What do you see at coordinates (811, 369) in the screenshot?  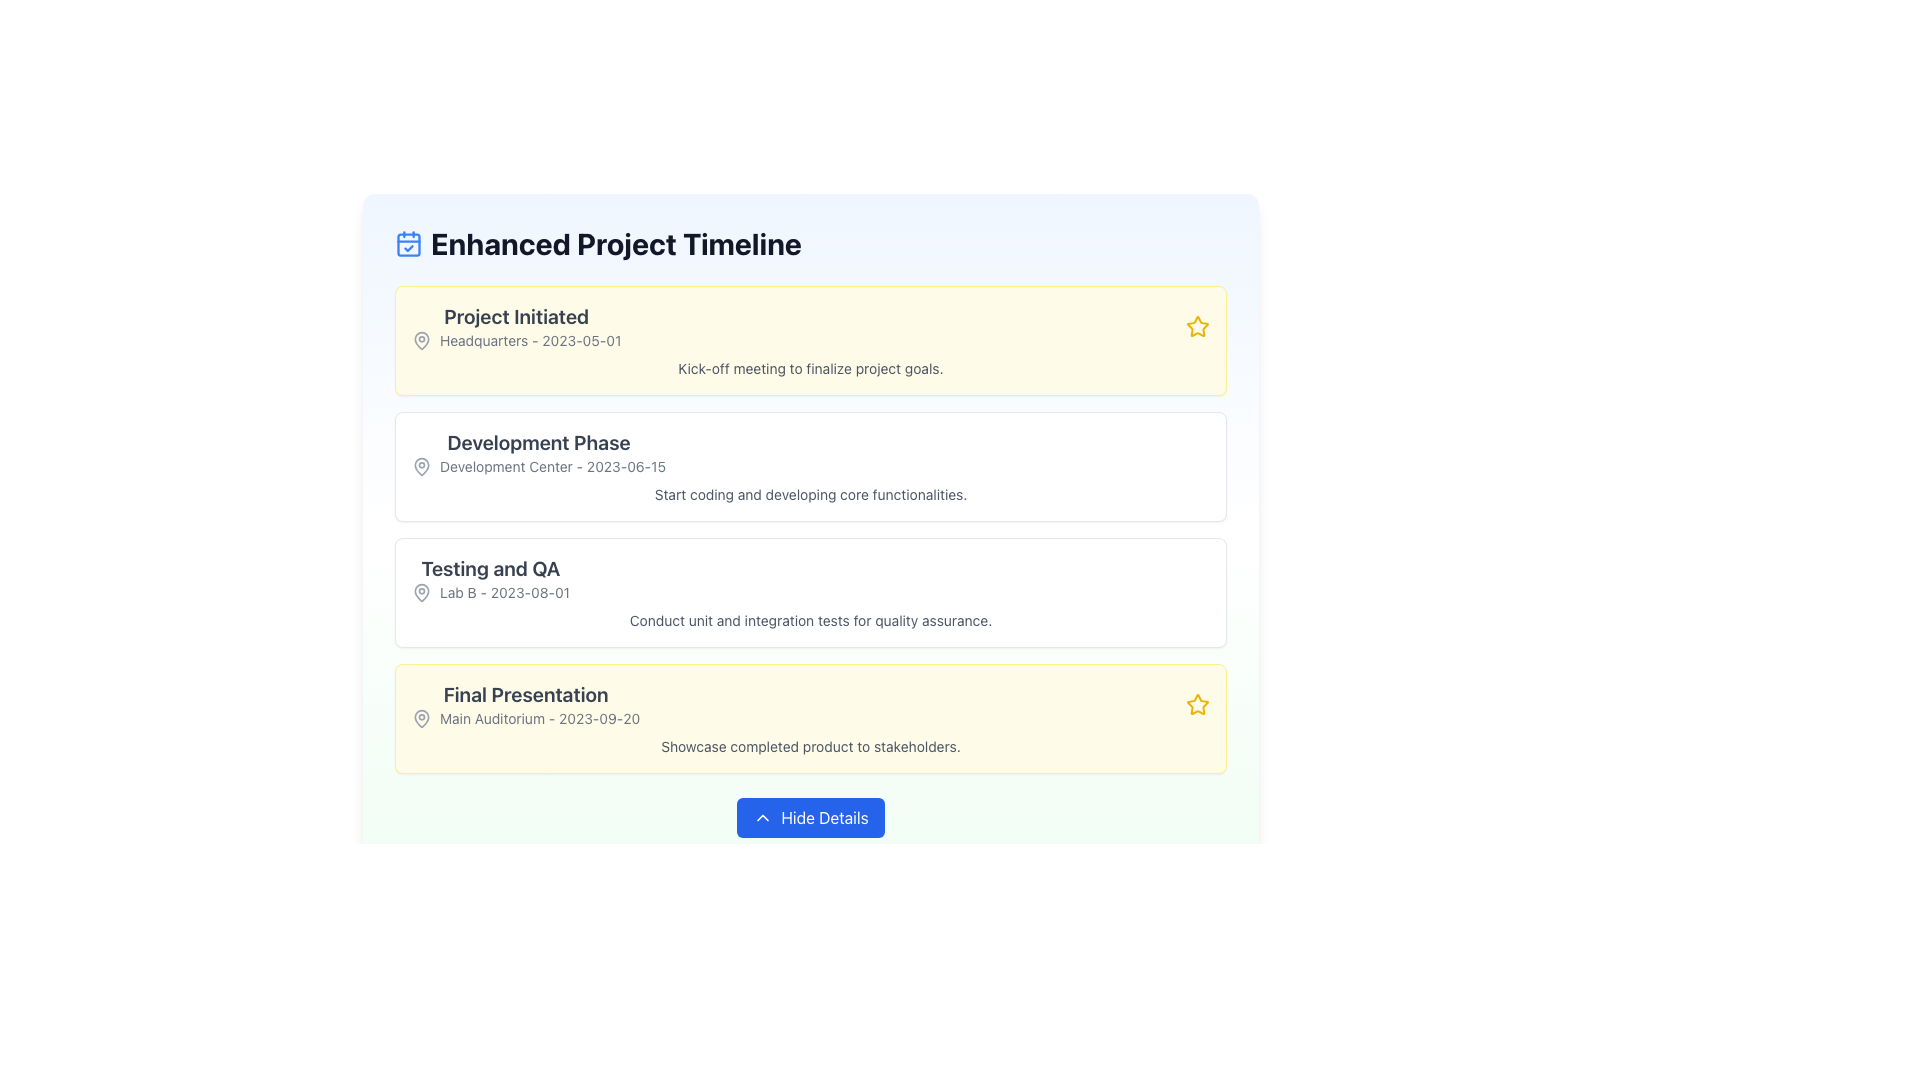 I see `the text element that reads 'Kick-off meeting to finalize project goals.', which is styled with a small font size and gray text color, located near the bottom of the first section of the timeline under 'Project Initiated'` at bounding box center [811, 369].